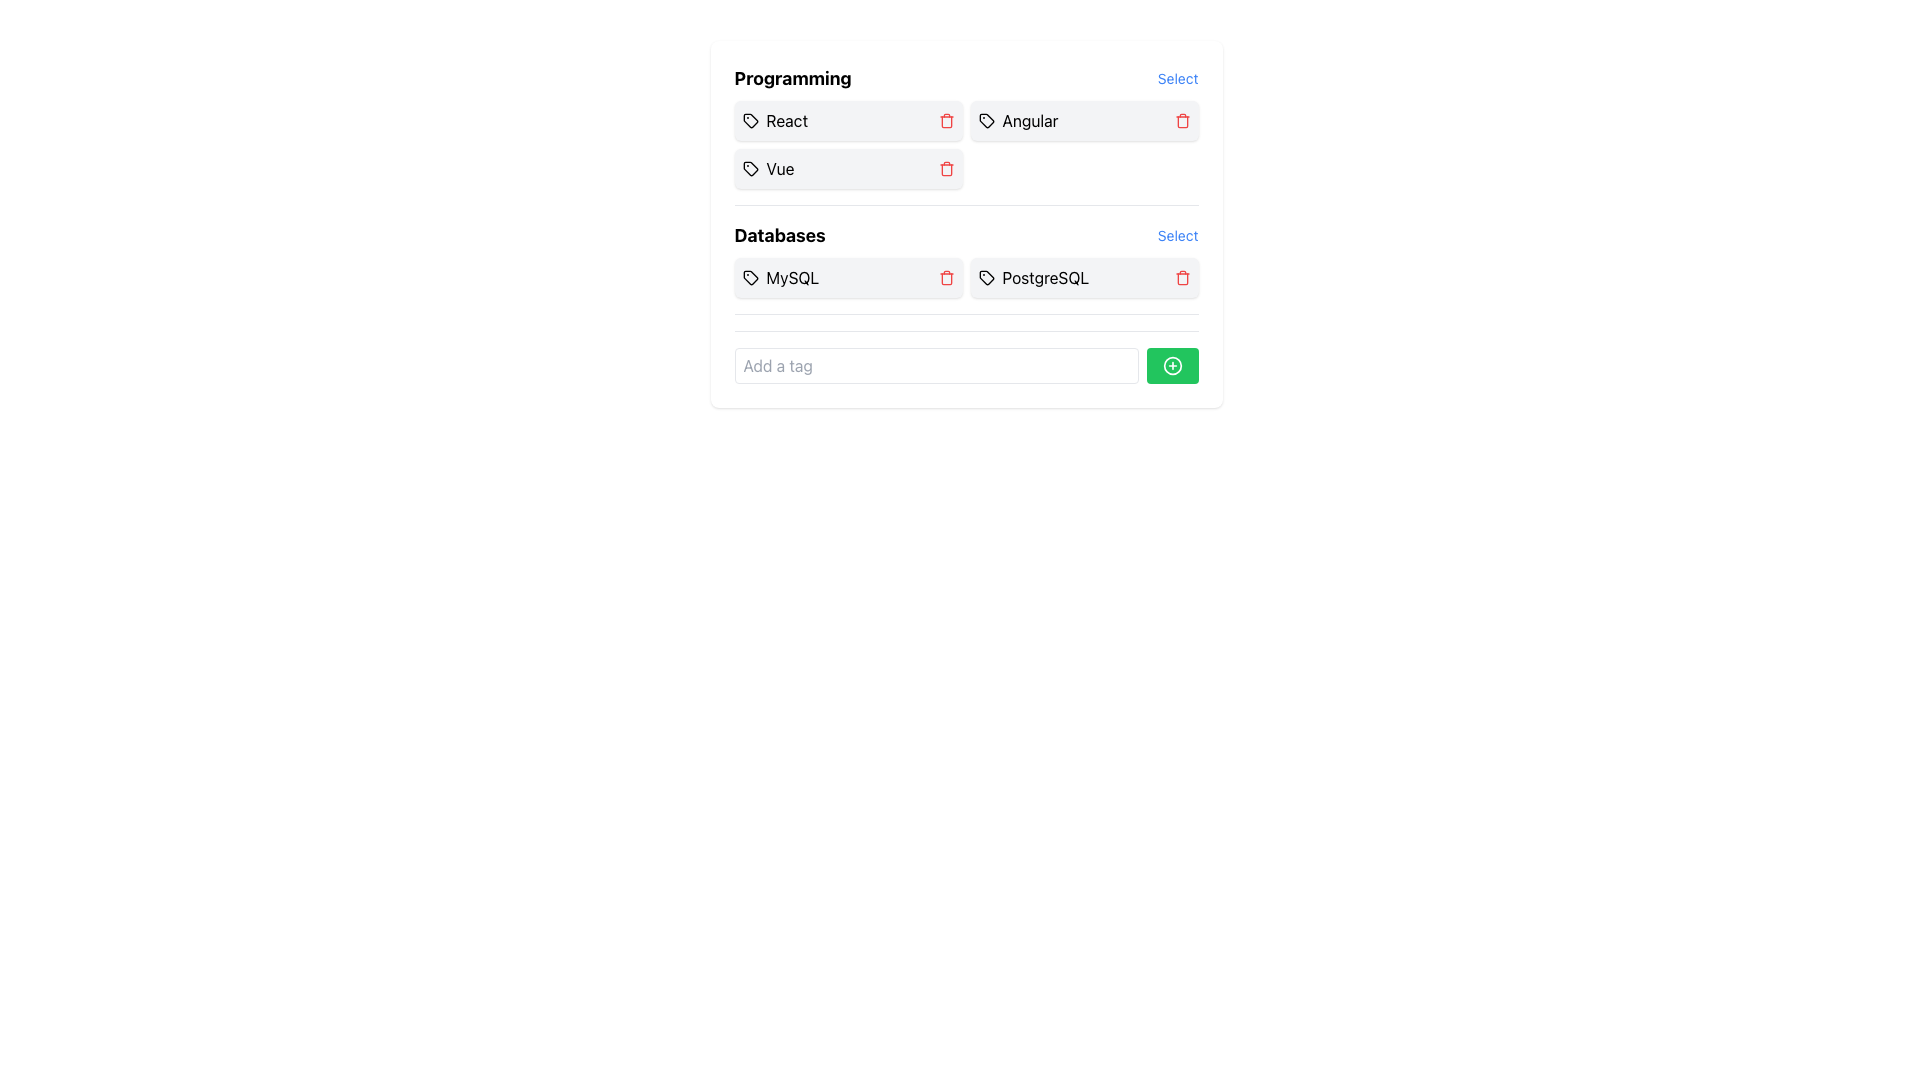 The width and height of the screenshot is (1920, 1080). Describe the element at coordinates (749, 120) in the screenshot. I see `the stylized SVG icon resembling a tag or label located in the 'Programming' section, directly to the left of the 'React' text label` at that location.